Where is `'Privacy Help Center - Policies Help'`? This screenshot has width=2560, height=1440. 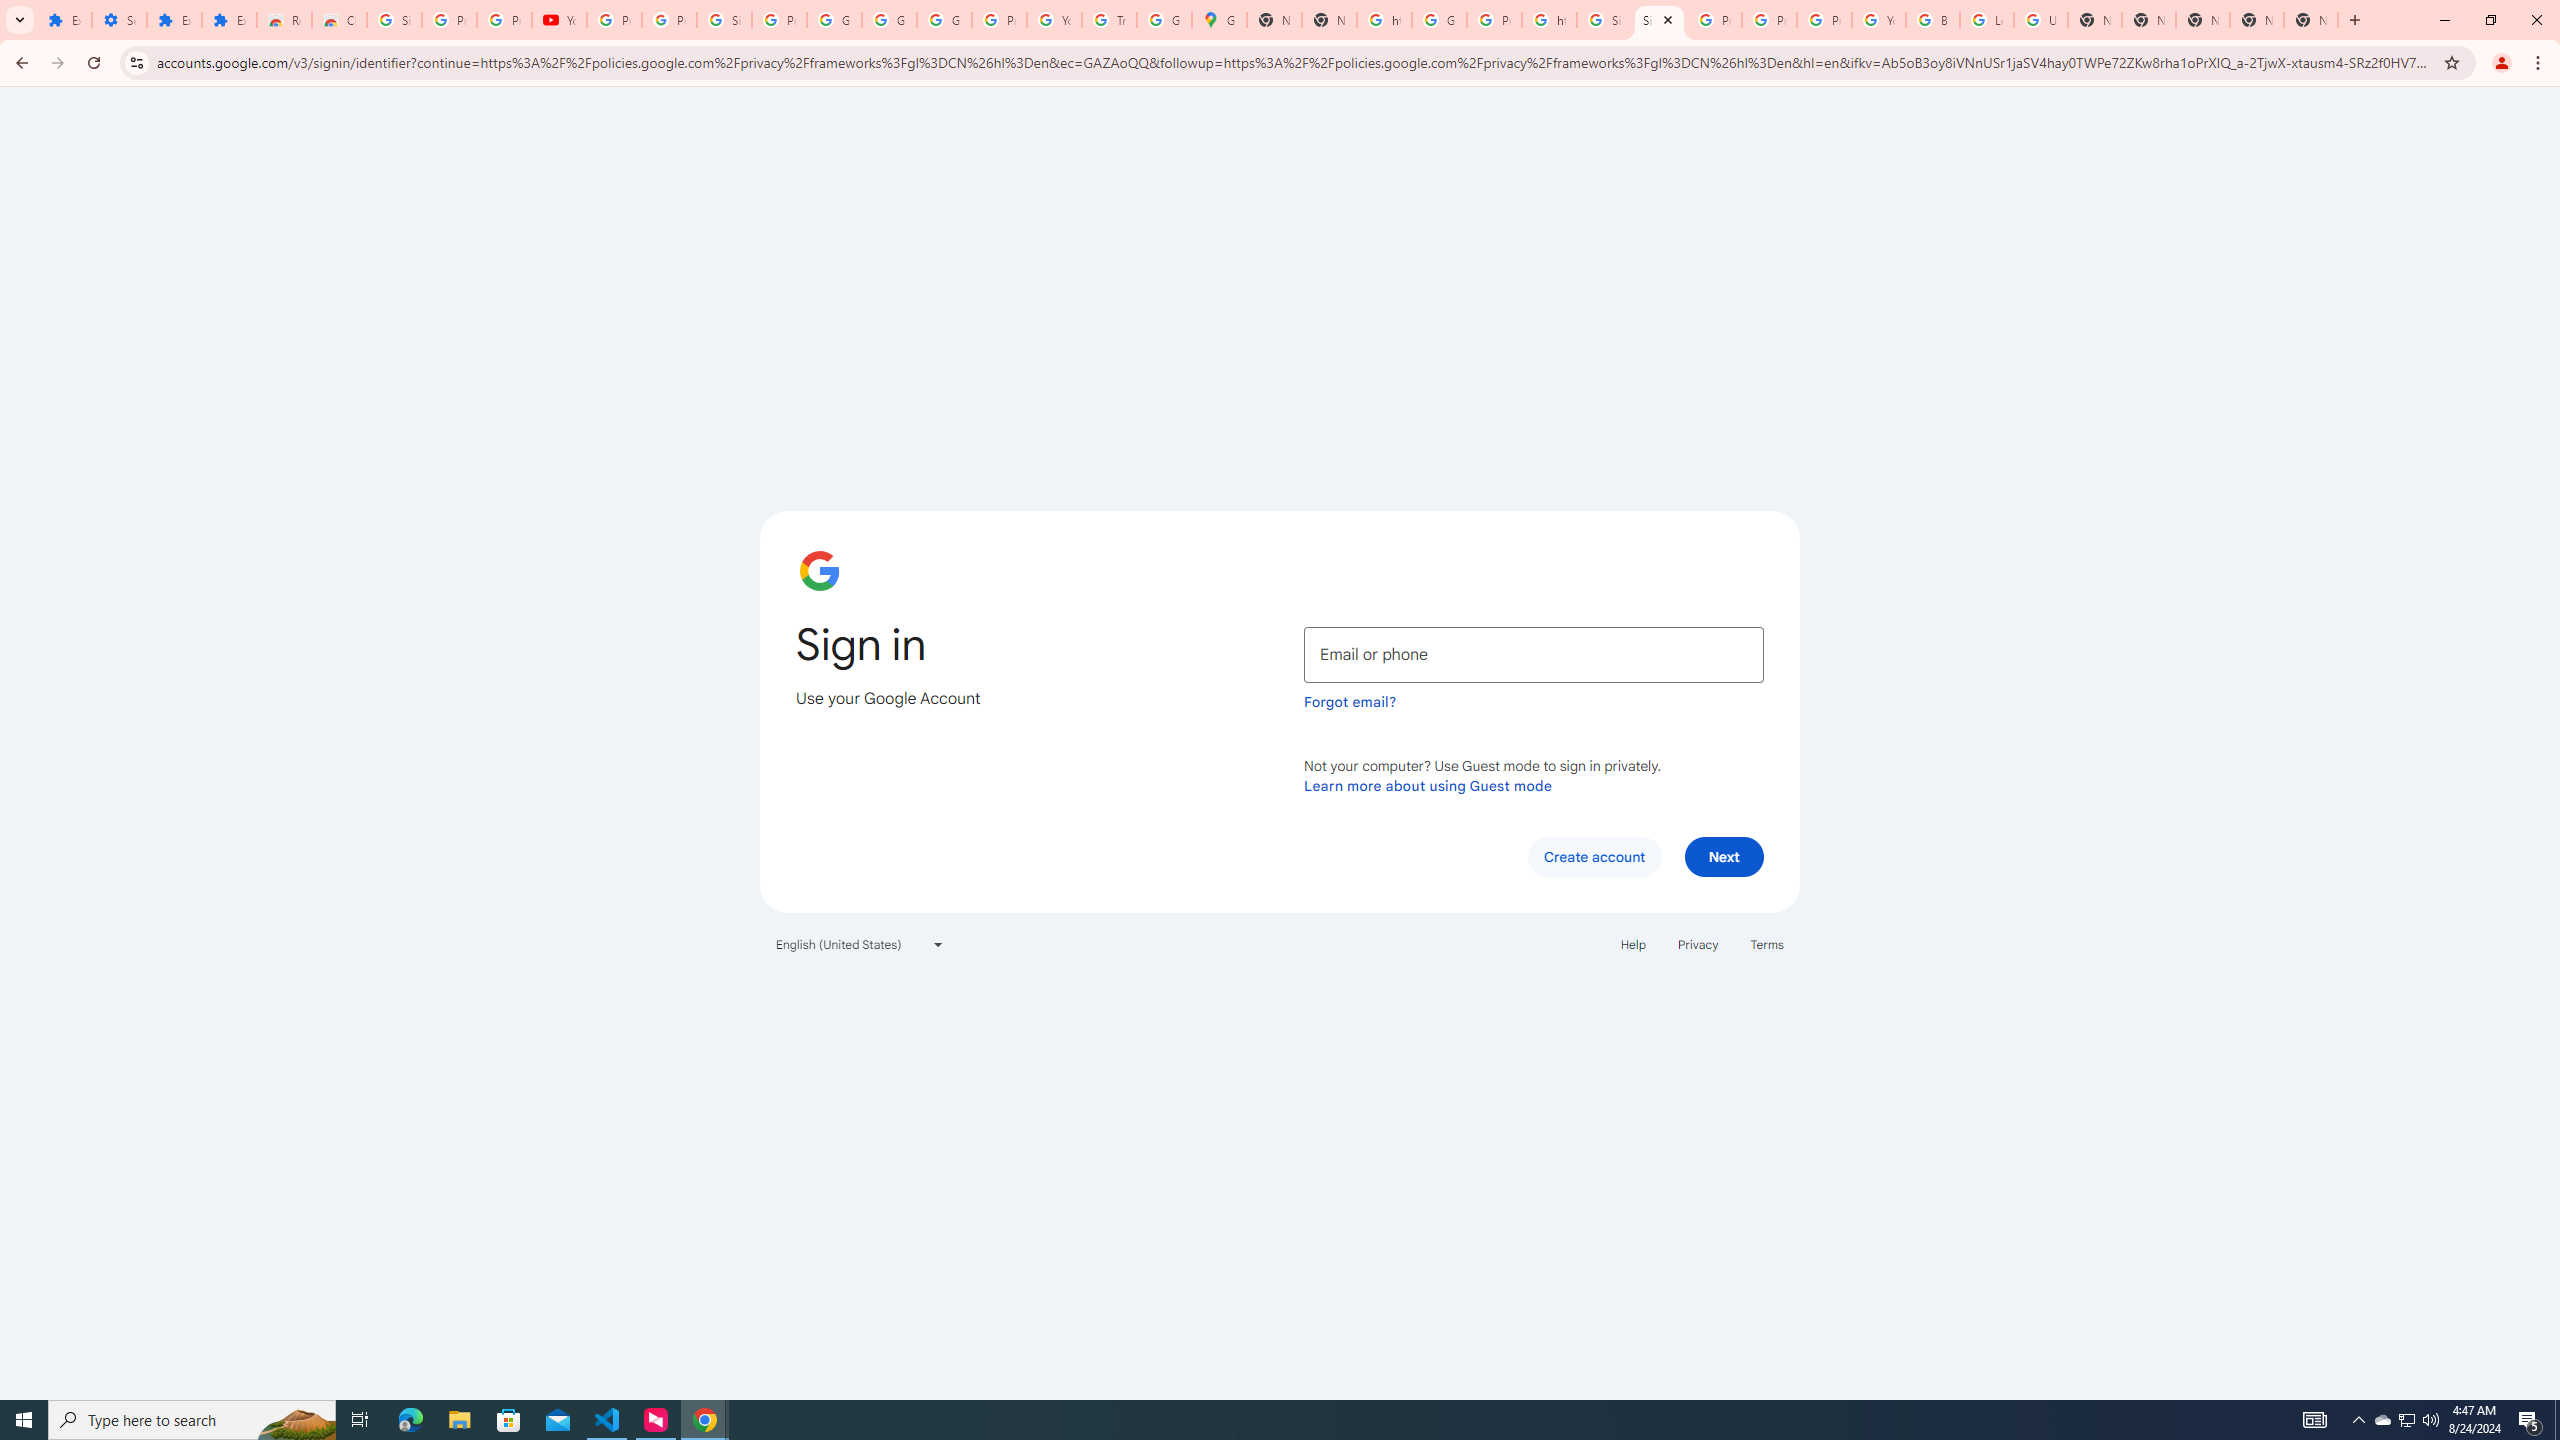
'Privacy Help Center - Policies Help' is located at coordinates (1768, 19).